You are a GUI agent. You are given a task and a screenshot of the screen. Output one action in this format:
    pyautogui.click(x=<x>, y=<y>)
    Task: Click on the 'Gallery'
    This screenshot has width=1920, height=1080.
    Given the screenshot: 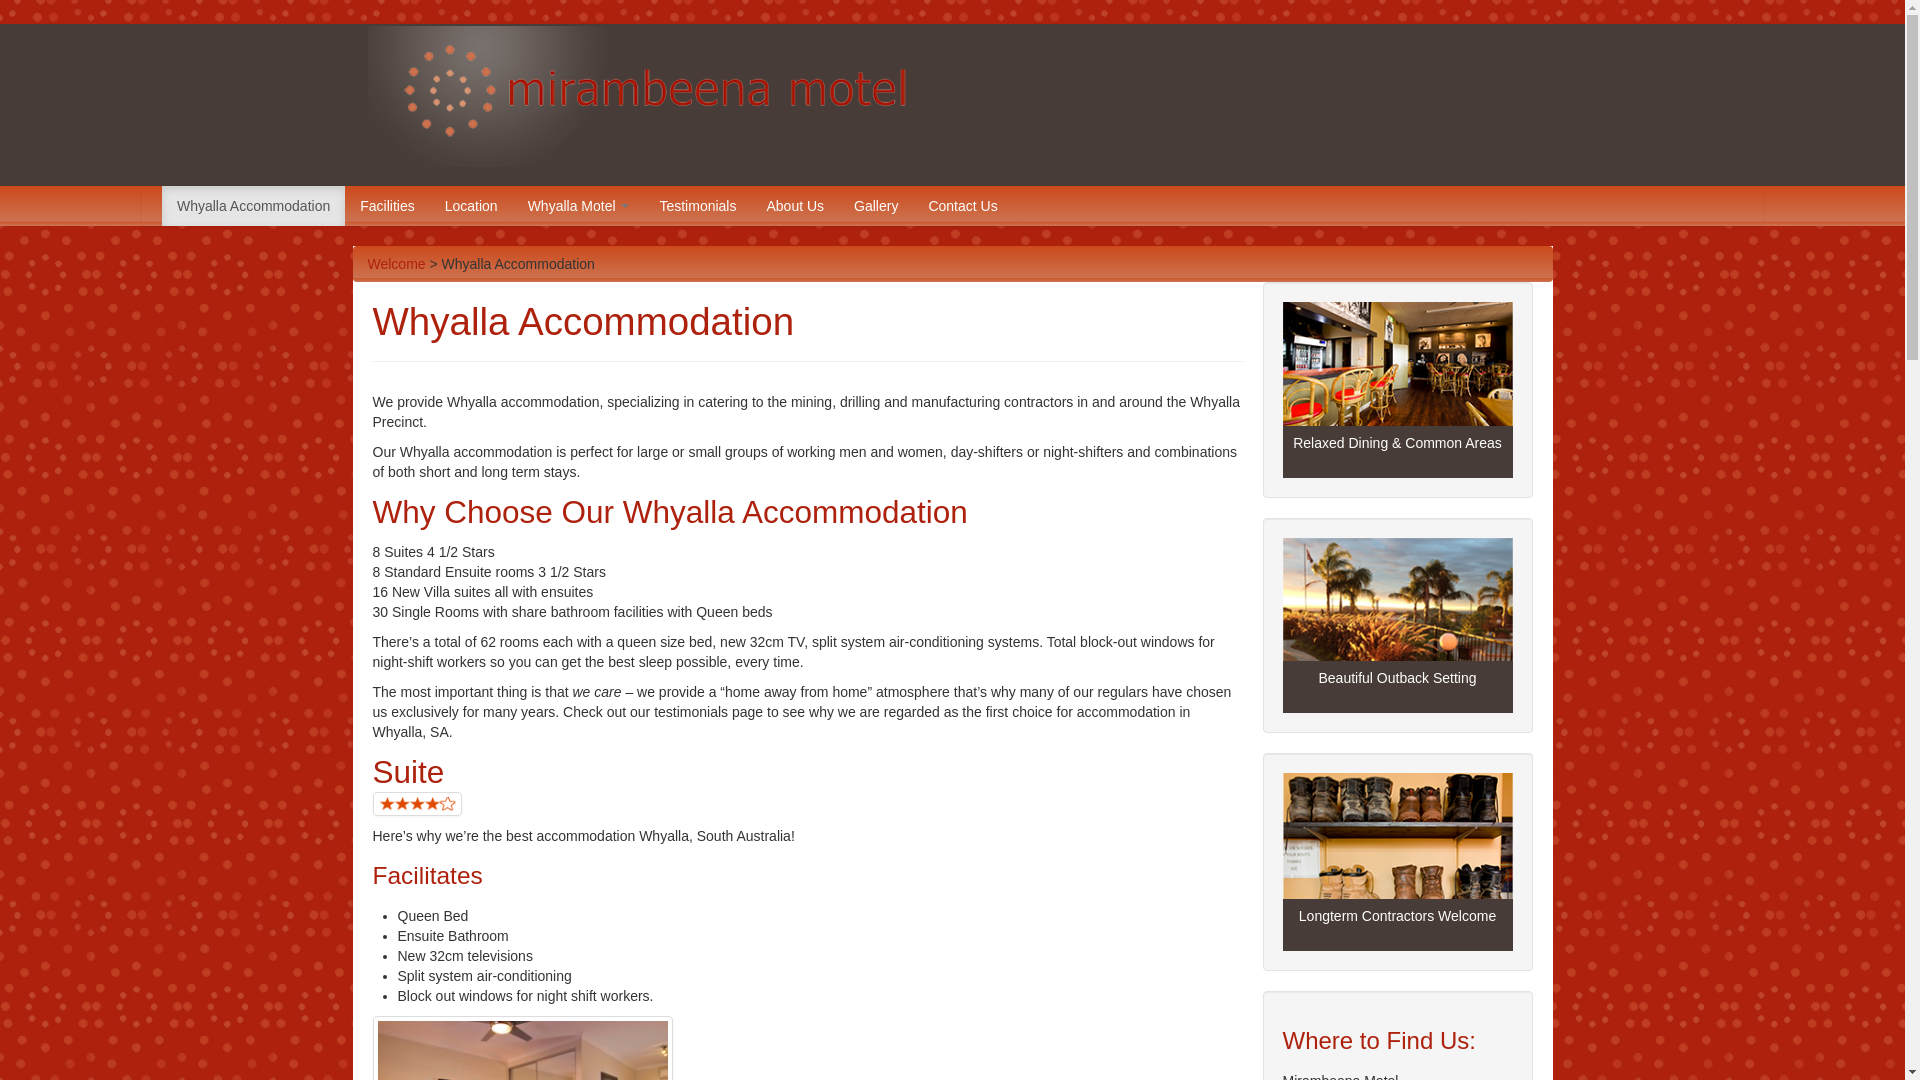 What is the action you would take?
    pyautogui.click(x=875, y=205)
    